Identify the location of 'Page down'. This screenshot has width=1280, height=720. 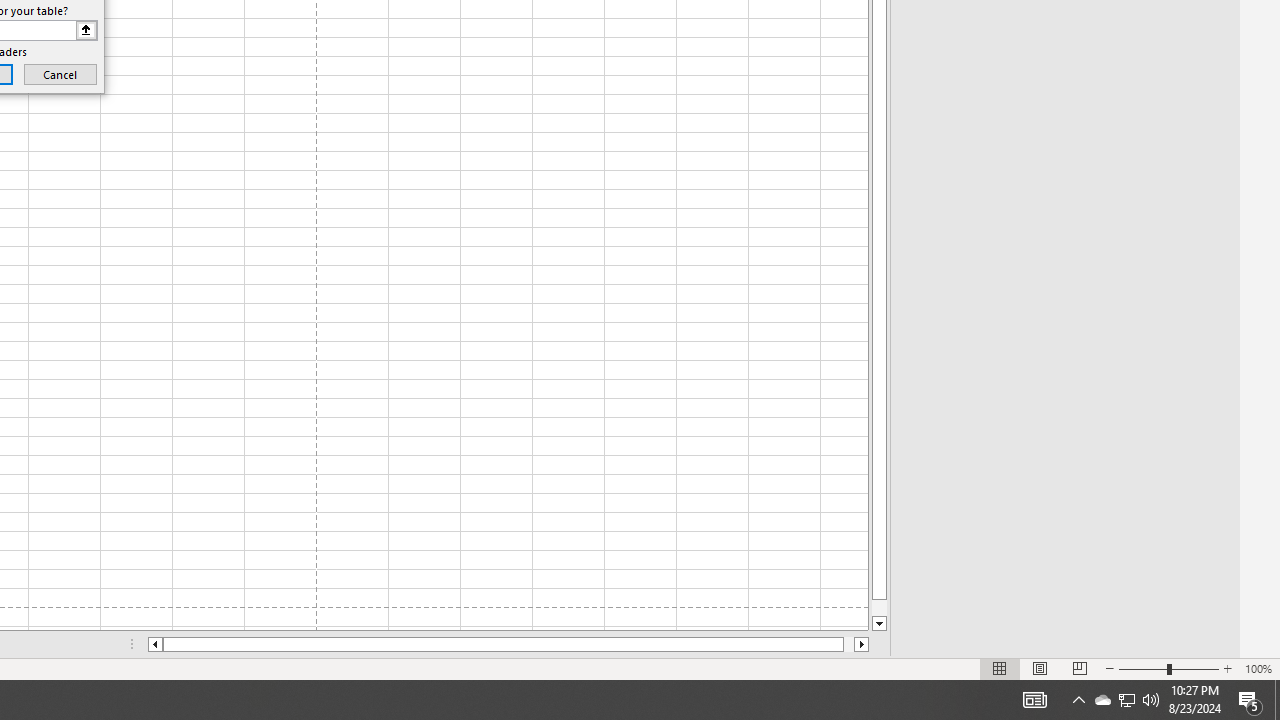
(879, 607).